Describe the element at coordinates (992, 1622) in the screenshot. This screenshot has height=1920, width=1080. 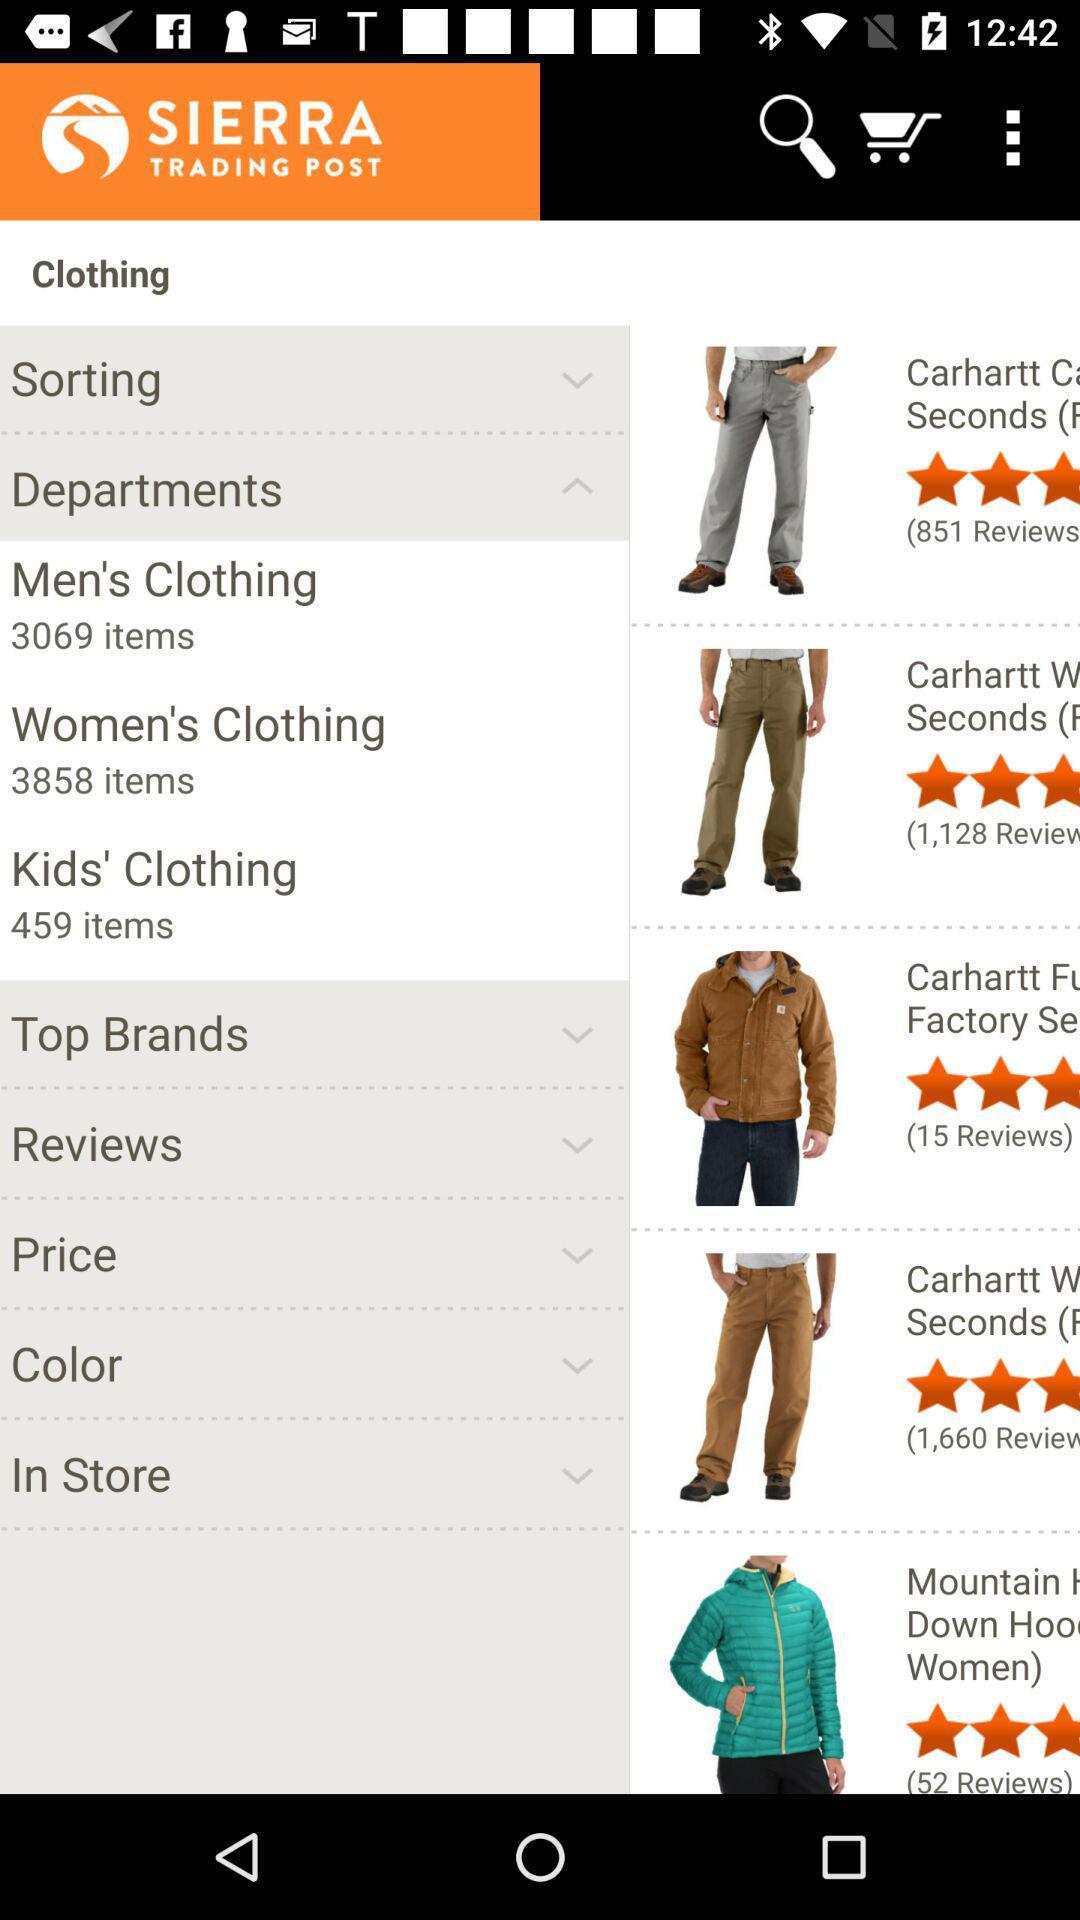
I see `app below (1,660 reviews) app` at that location.